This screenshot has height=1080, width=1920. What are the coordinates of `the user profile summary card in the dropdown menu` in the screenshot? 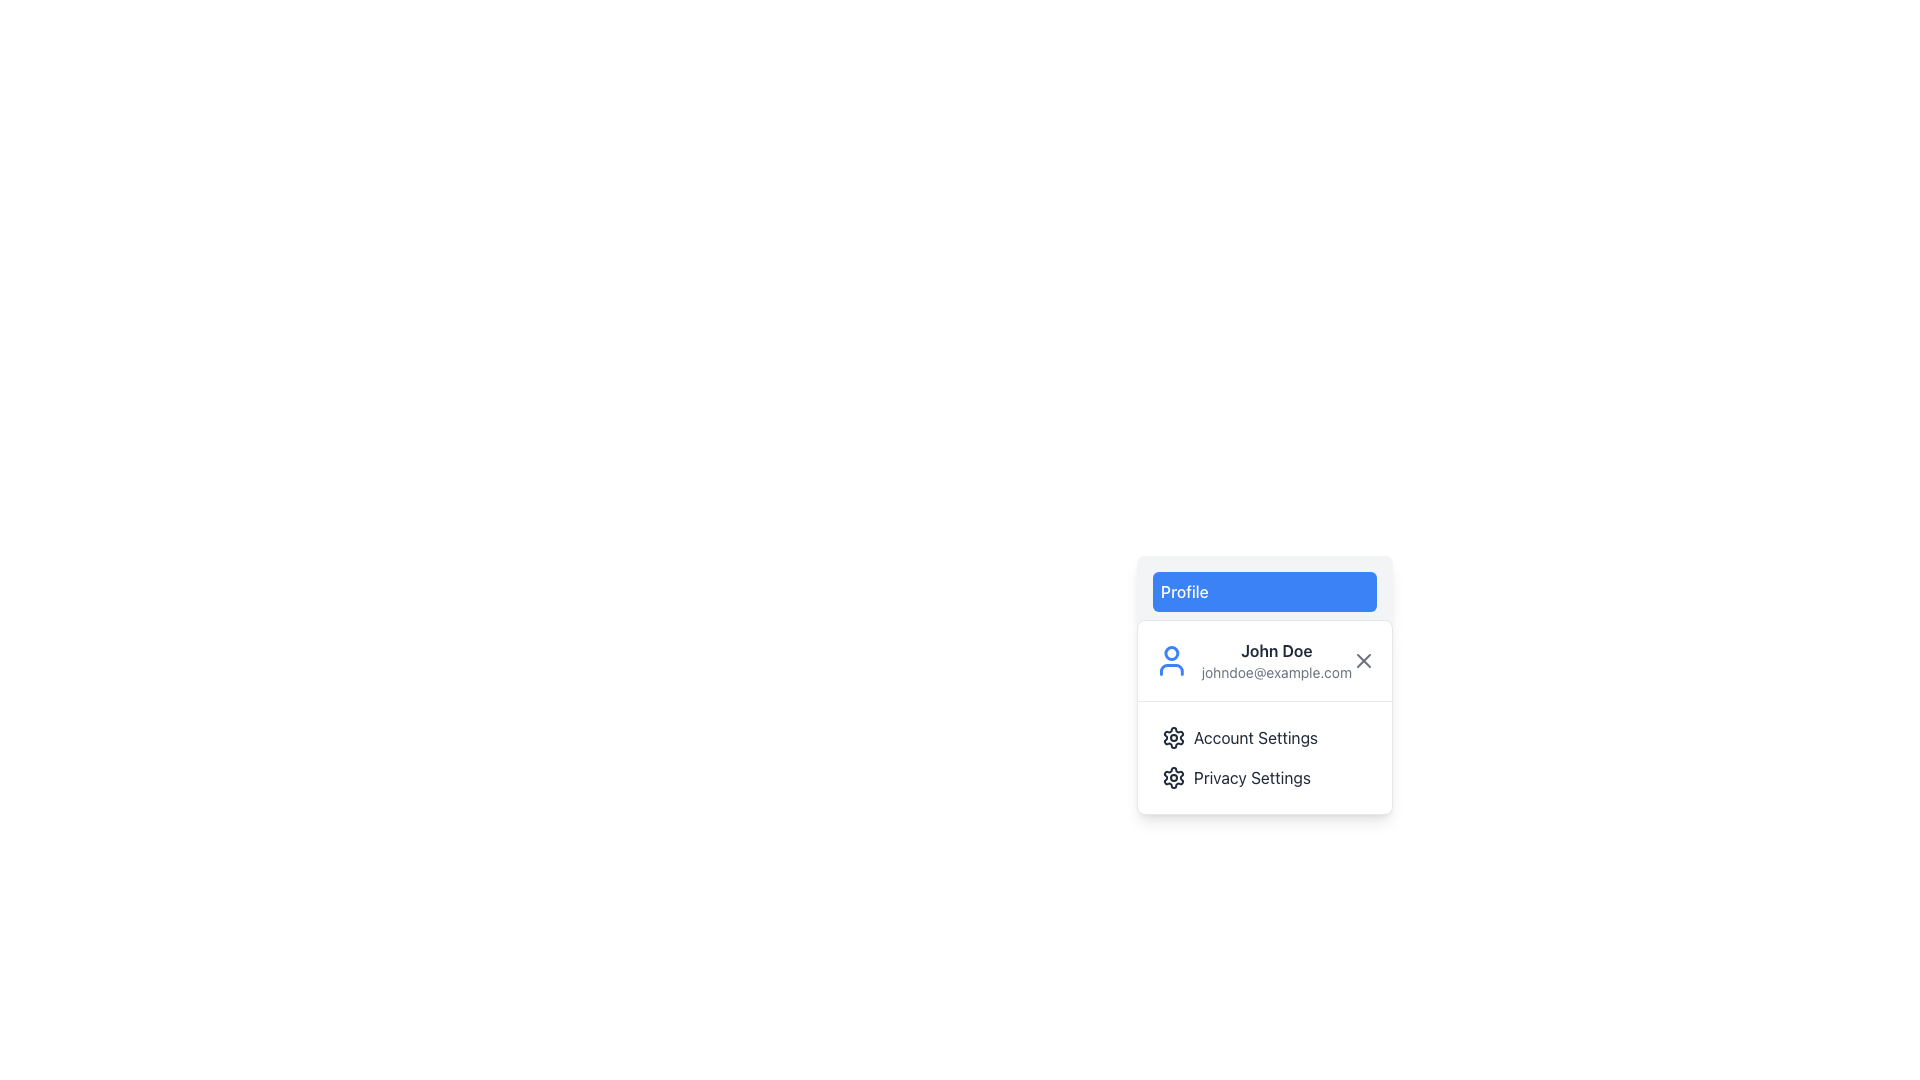 It's located at (1264, 660).